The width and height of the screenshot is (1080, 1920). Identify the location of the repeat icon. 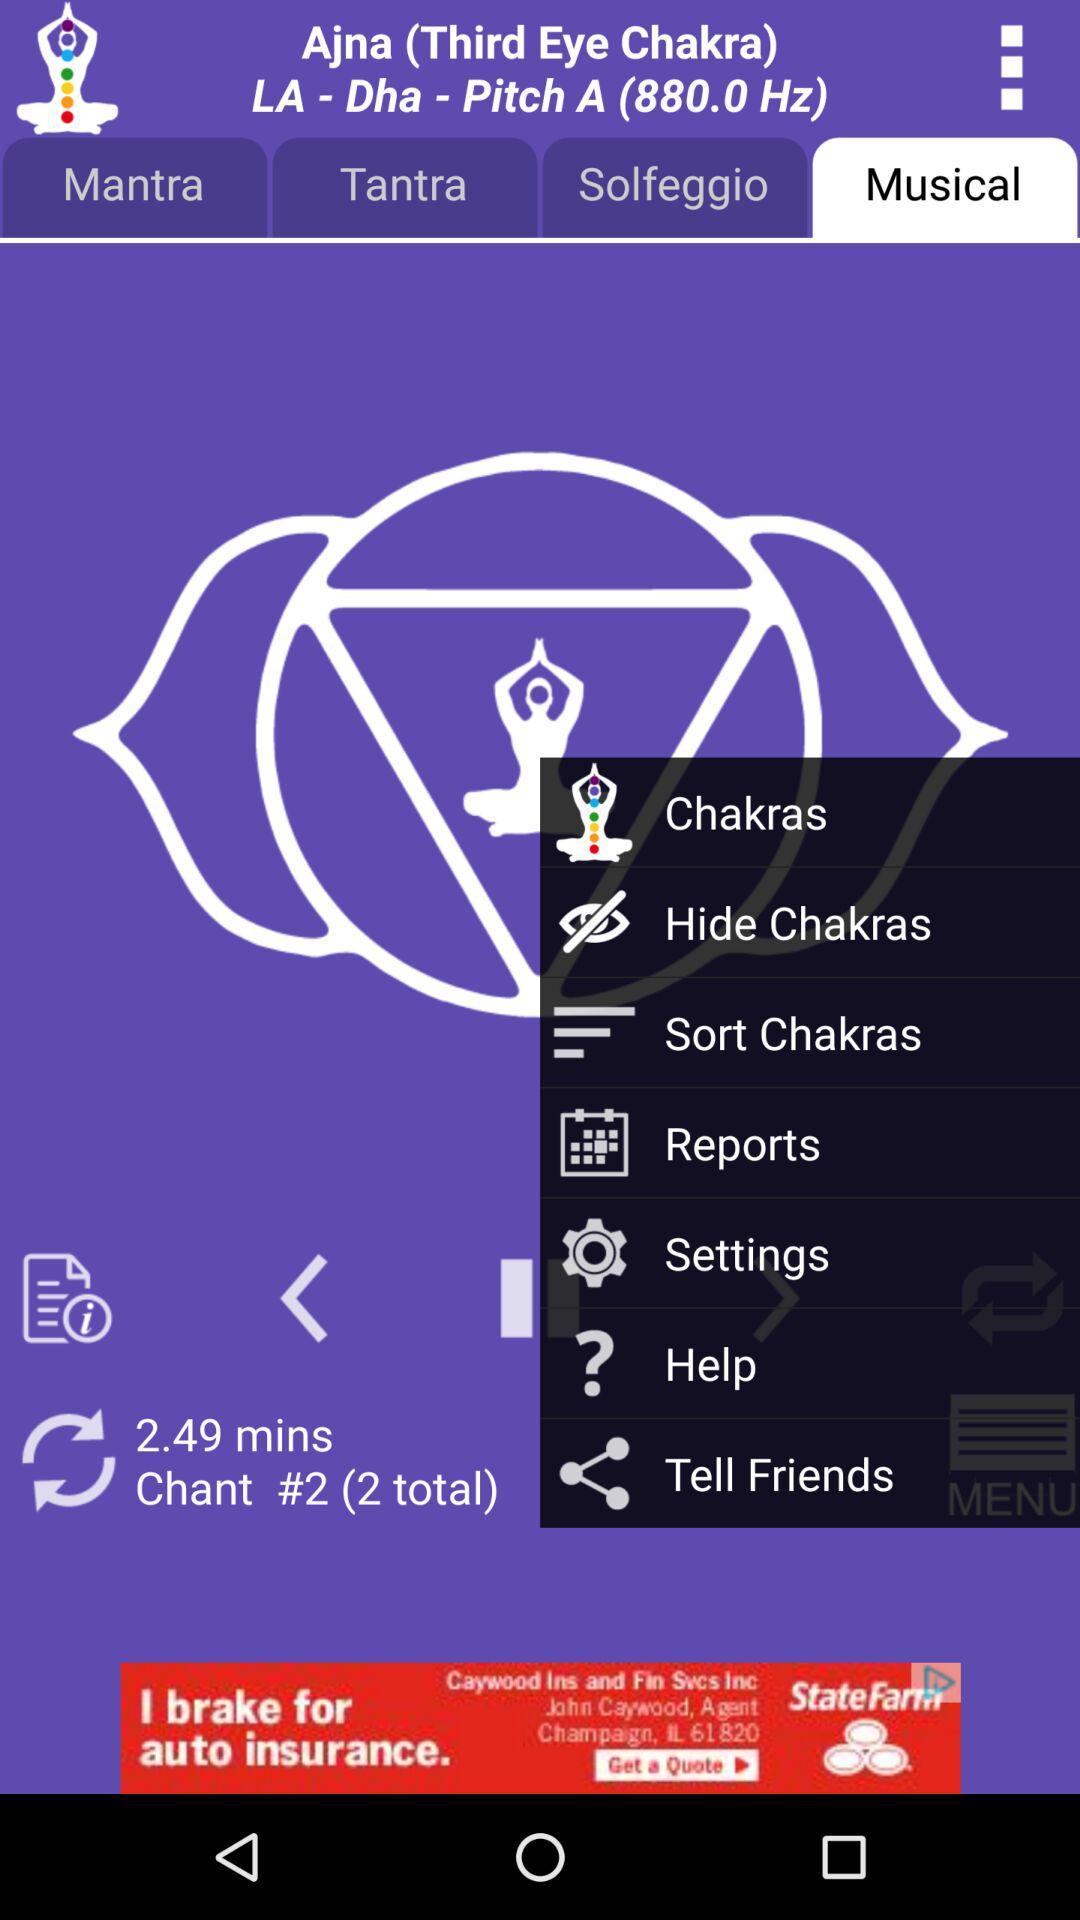
(1012, 1388).